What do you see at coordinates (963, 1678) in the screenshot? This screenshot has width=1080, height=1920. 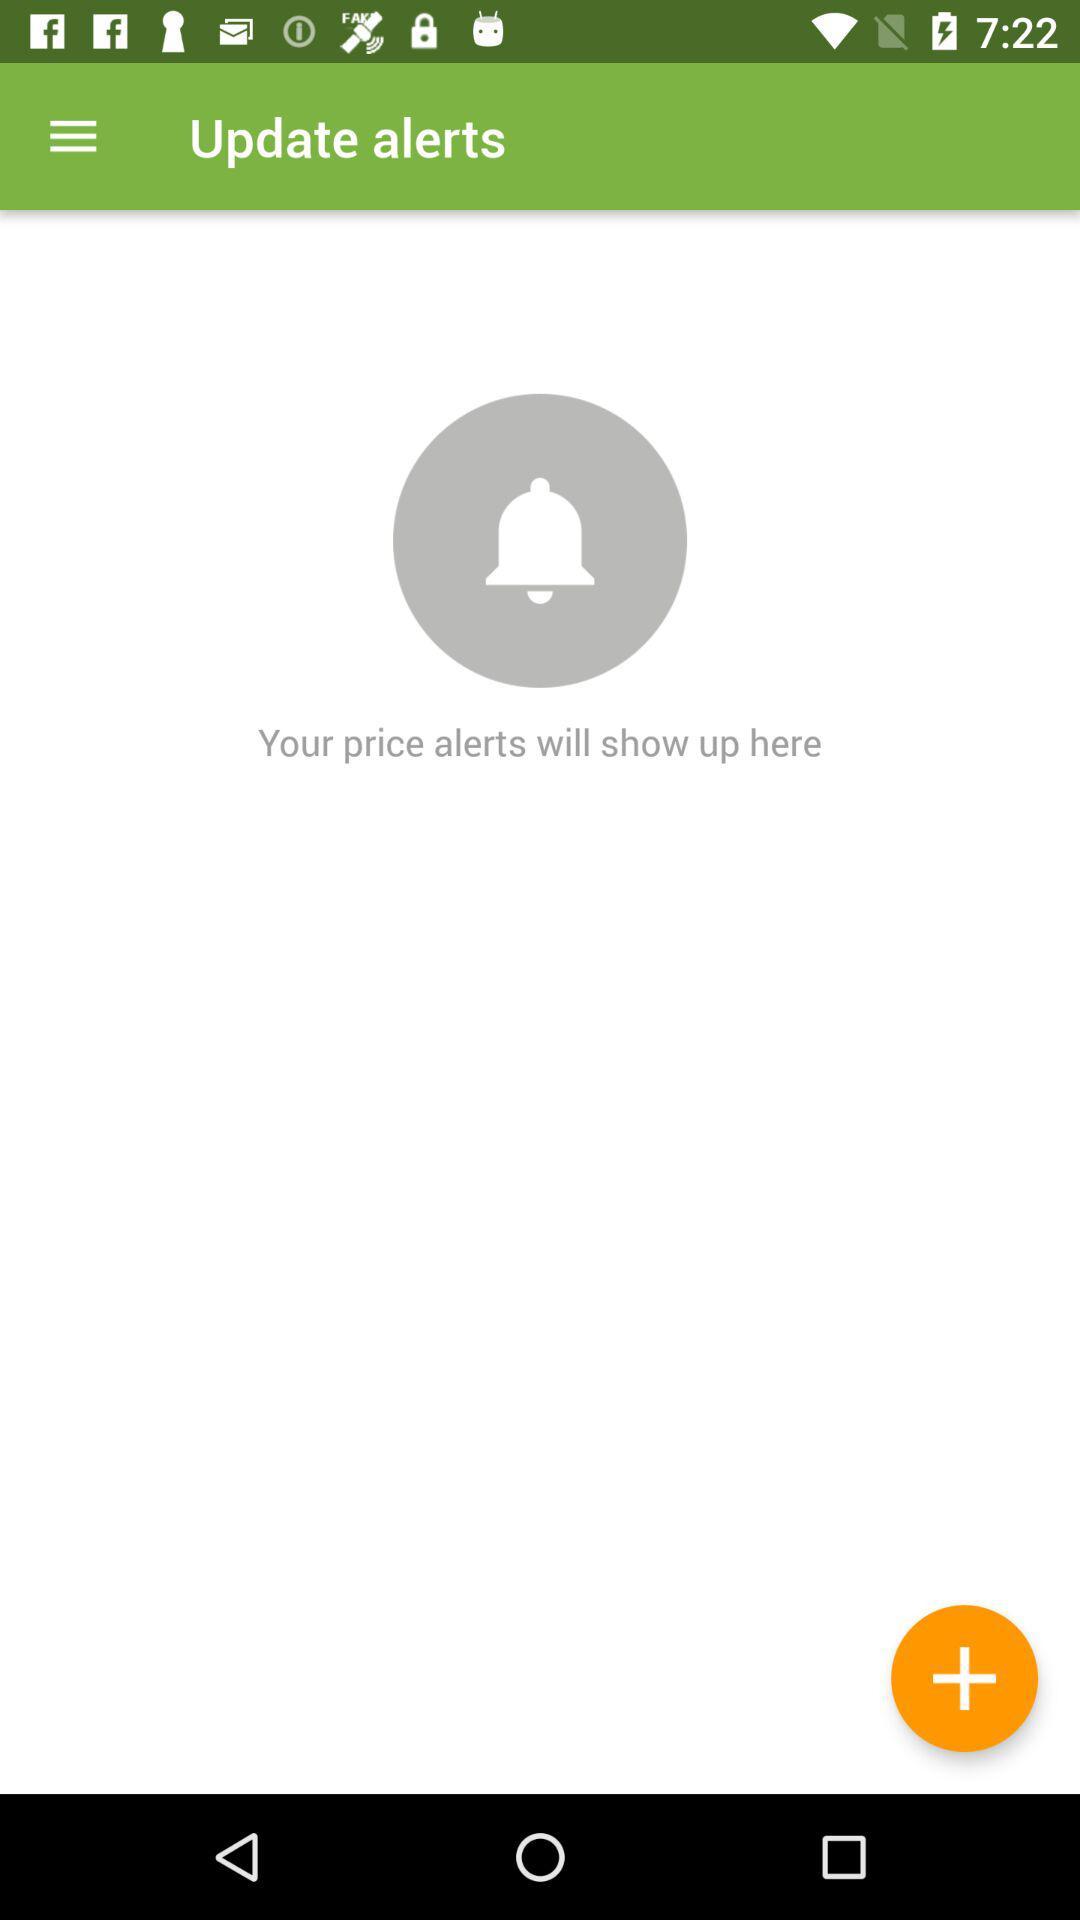 I see `the icon below the update alerts` at bounding box center [963, 1678].